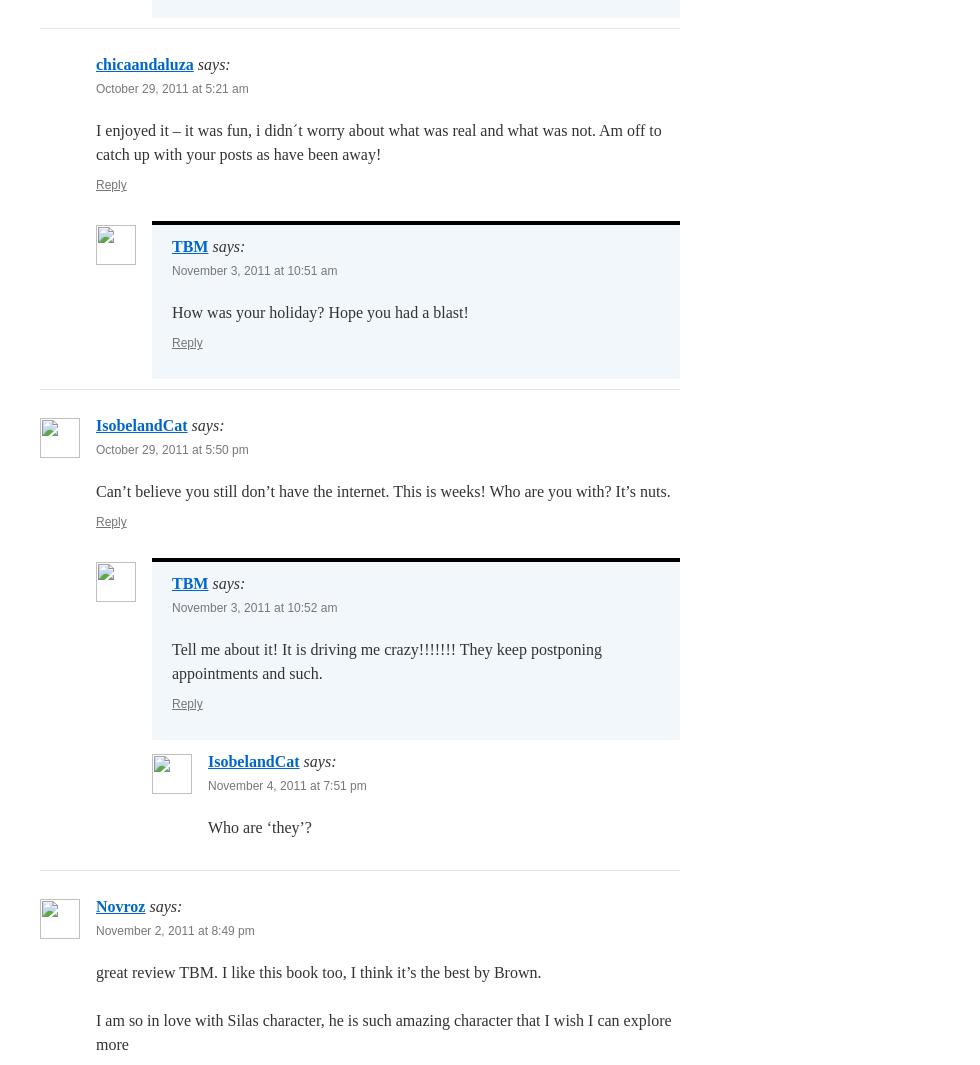 The image size is (980, 1065). What do you see at coordinates (259, 827) in the screenshot?
I see `'Who are ‘they’?'` at bounding box center [259, 827].